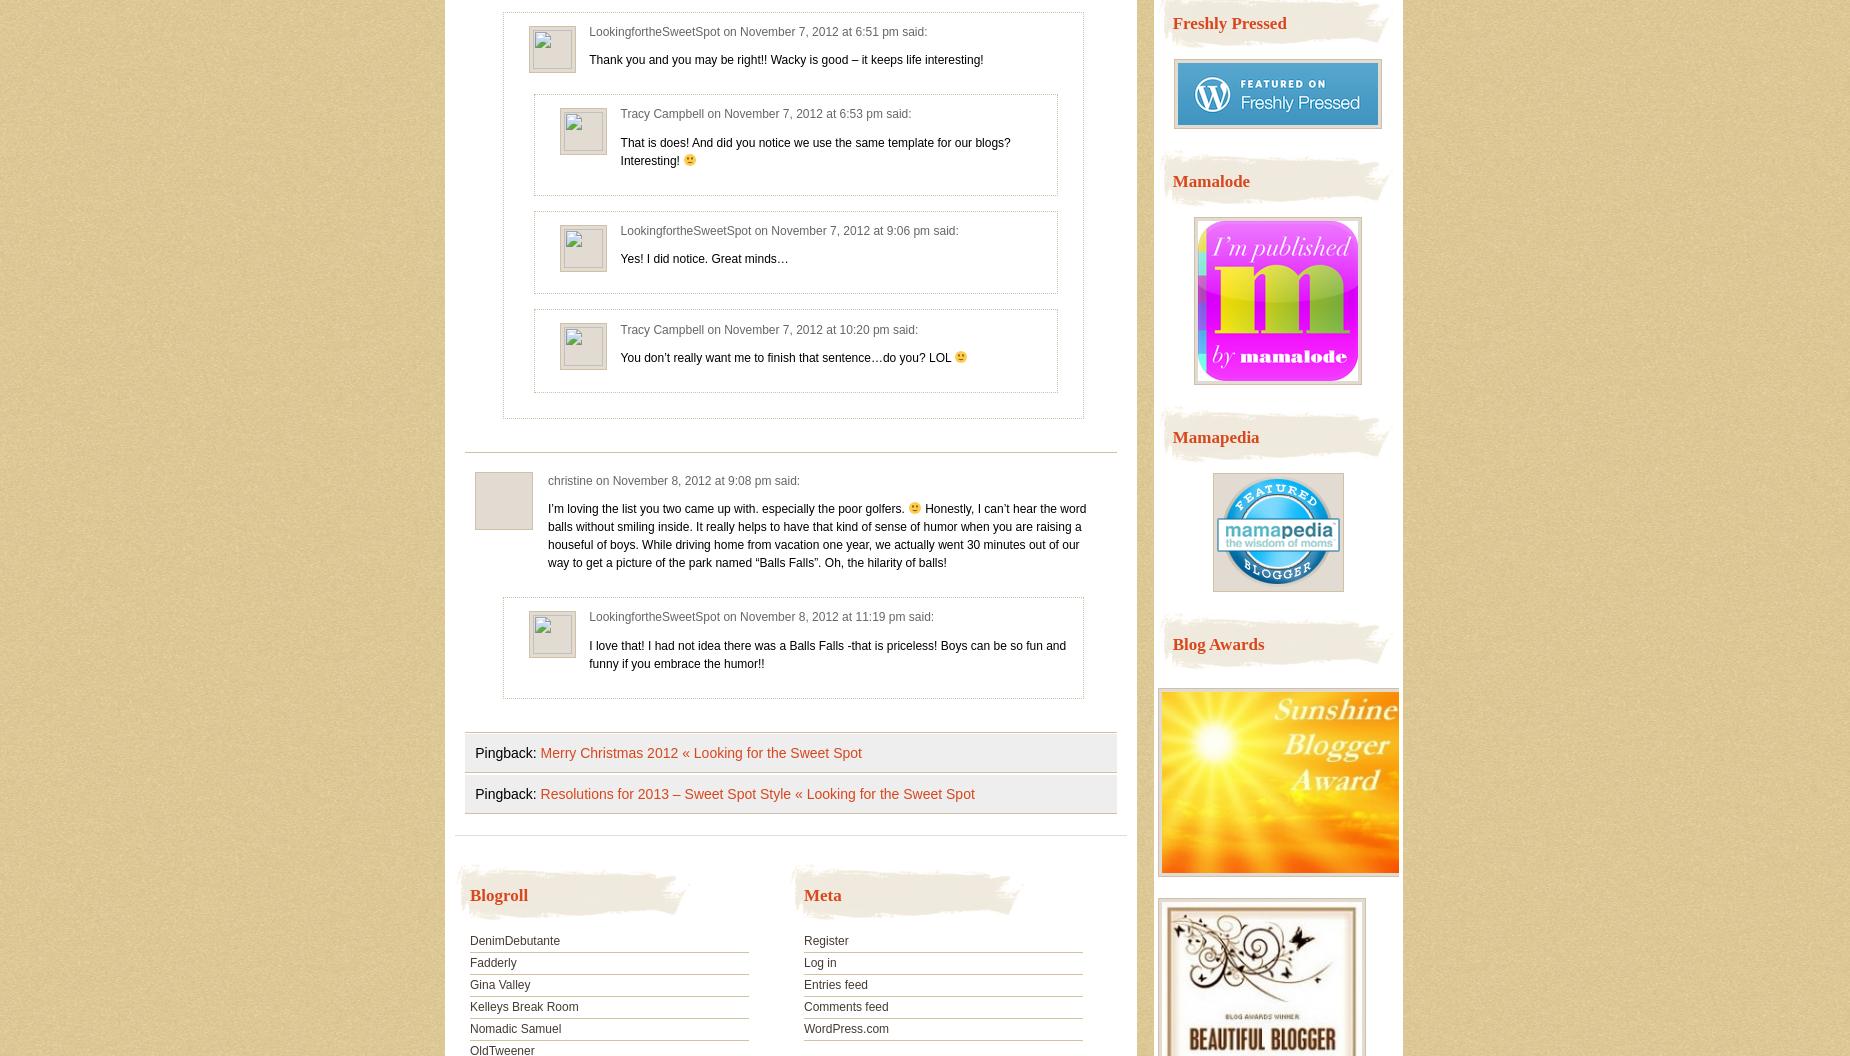 The width and height of the screenshot is (1850, 1056). I want to click on 'Freshly Pressed', so click(1227, 22).